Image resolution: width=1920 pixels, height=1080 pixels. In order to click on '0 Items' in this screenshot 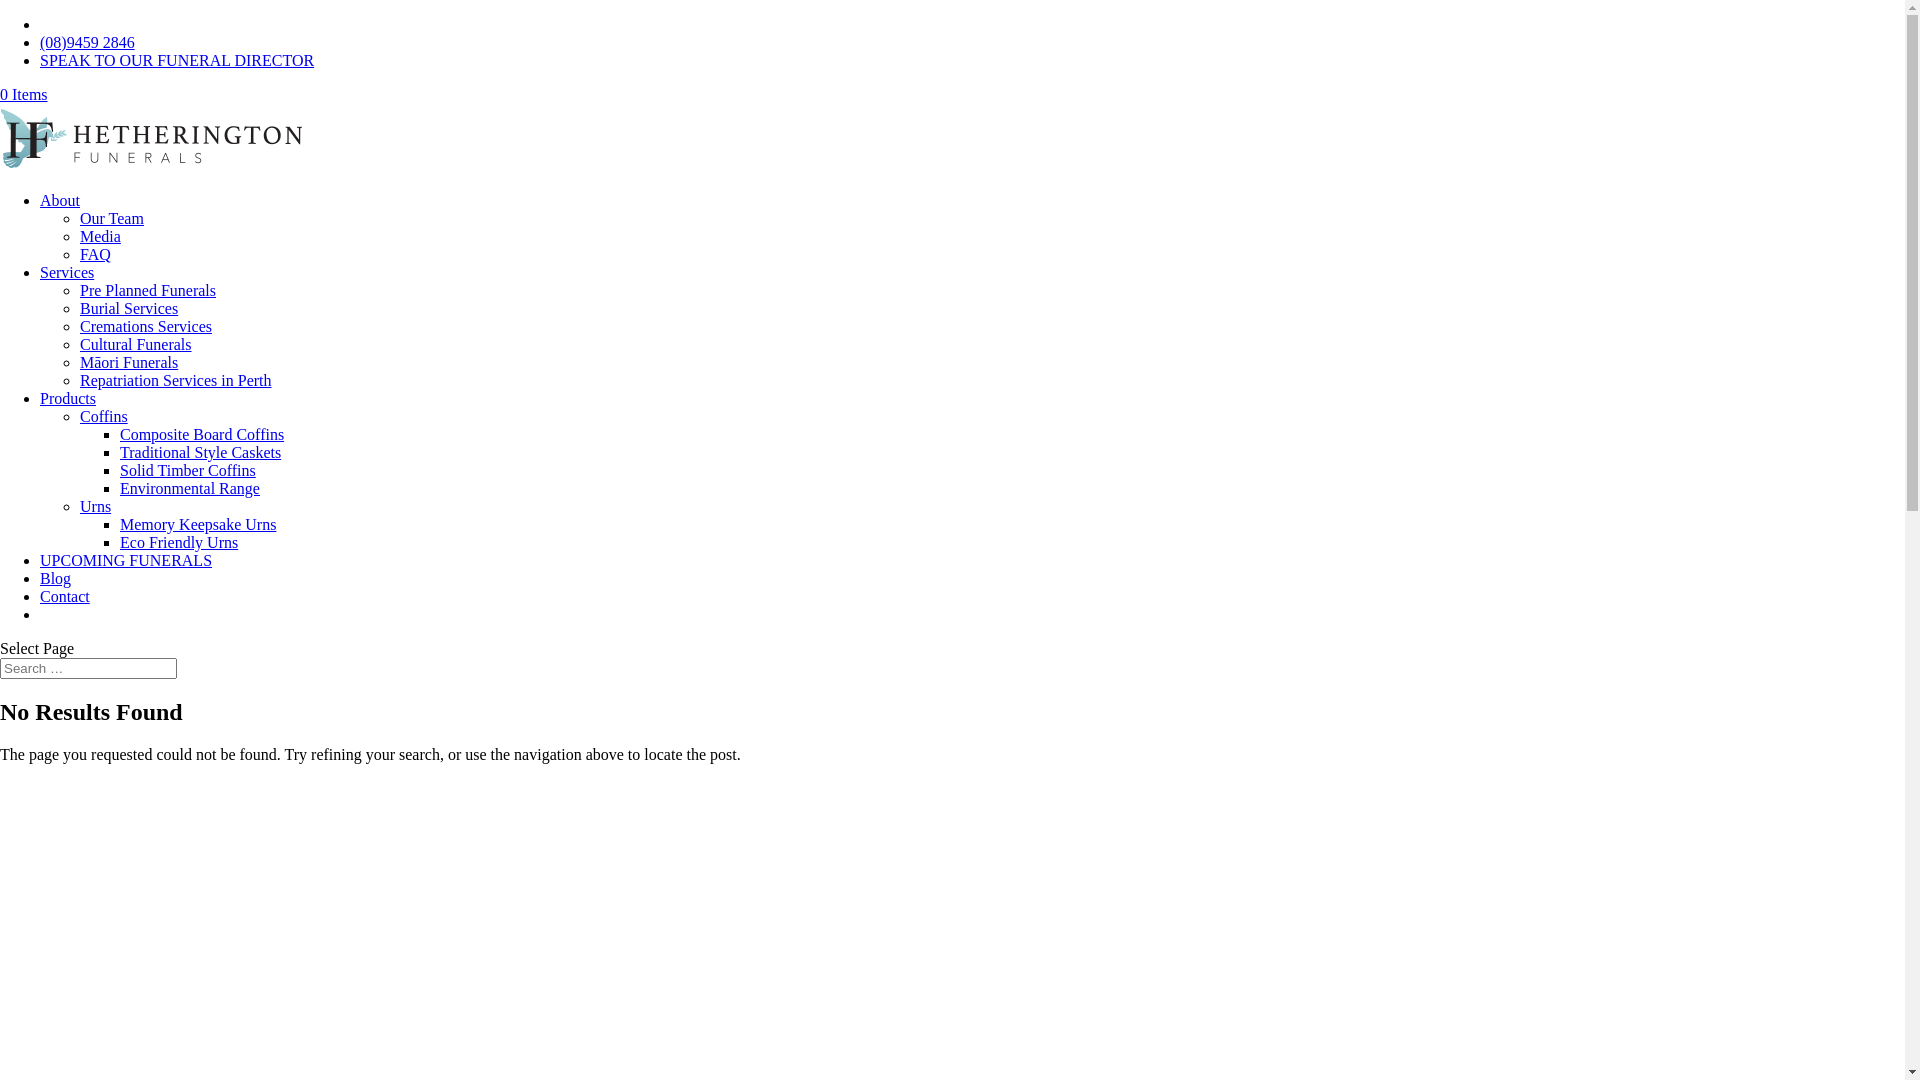, I will do `click(24, 94)`.